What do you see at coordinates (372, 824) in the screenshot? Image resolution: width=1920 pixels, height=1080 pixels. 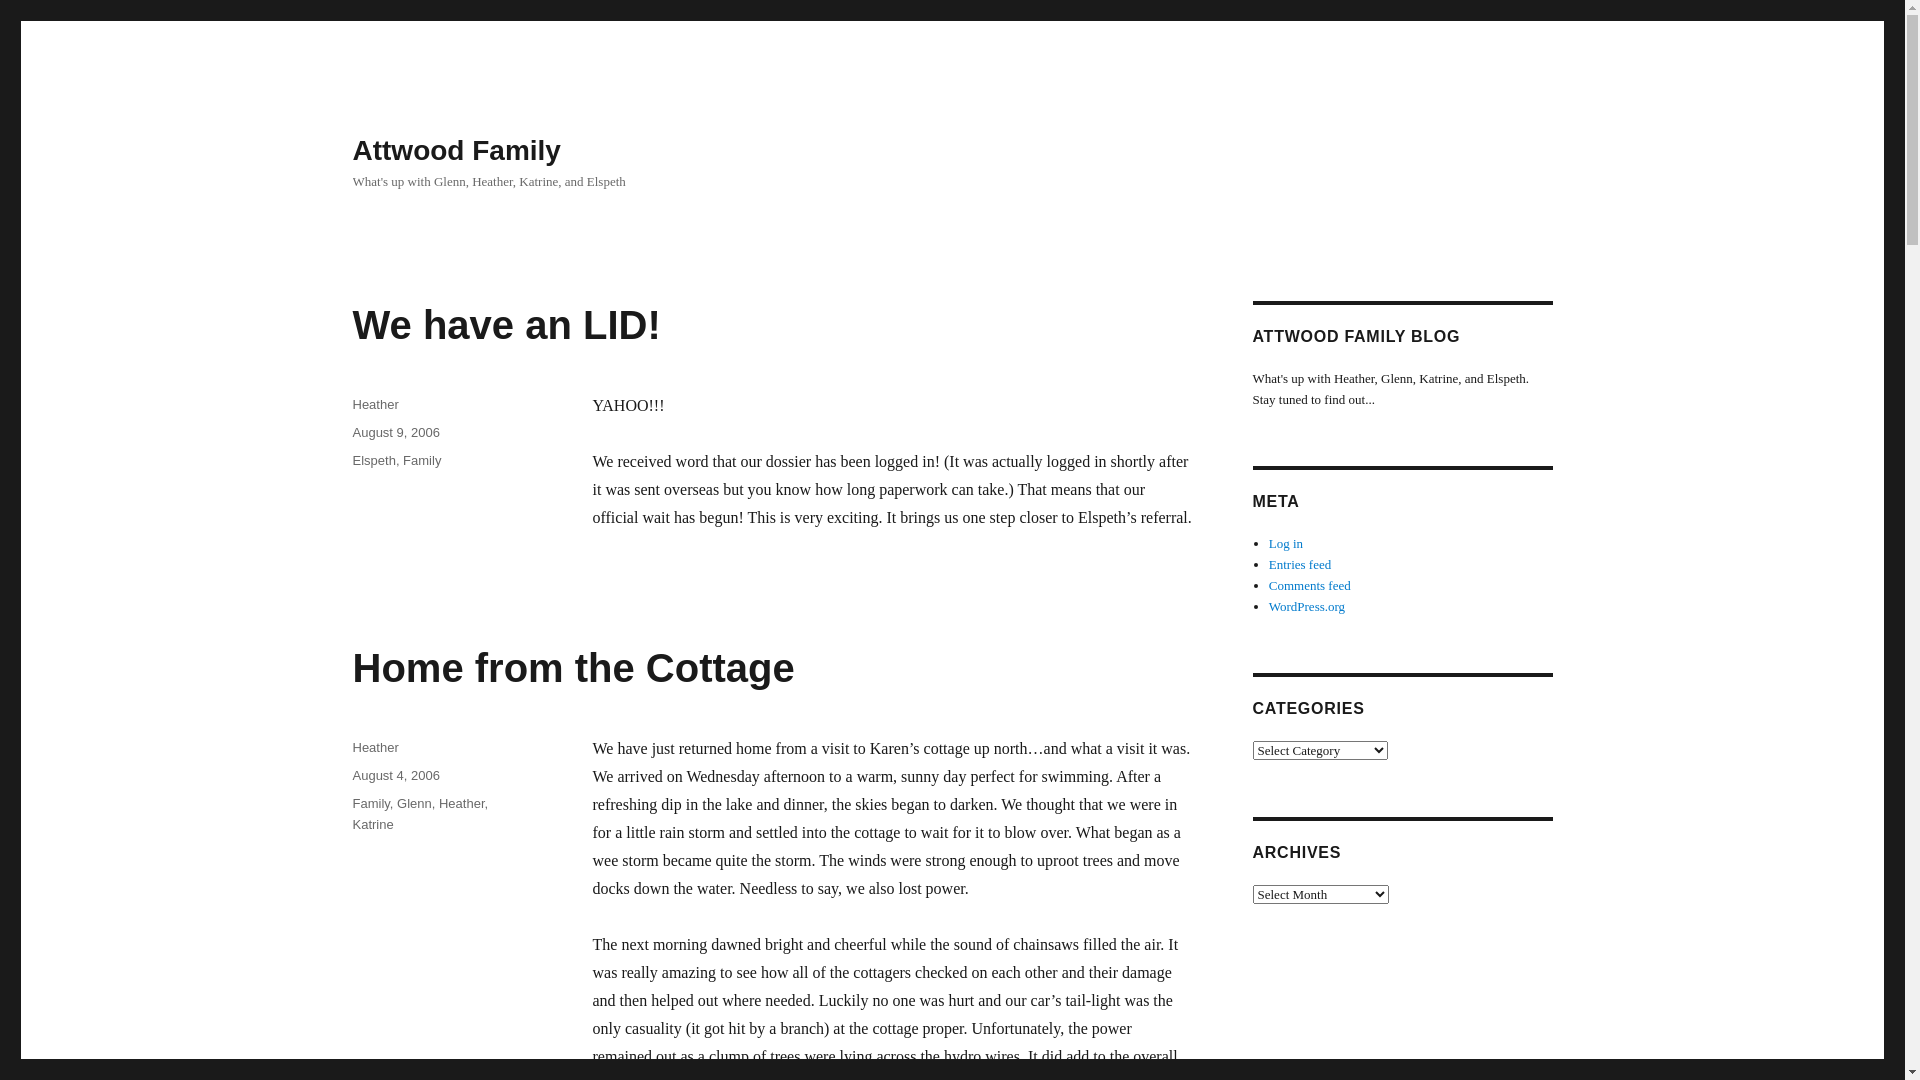 I see `'Katrine'` at bounding box center [372, 824].